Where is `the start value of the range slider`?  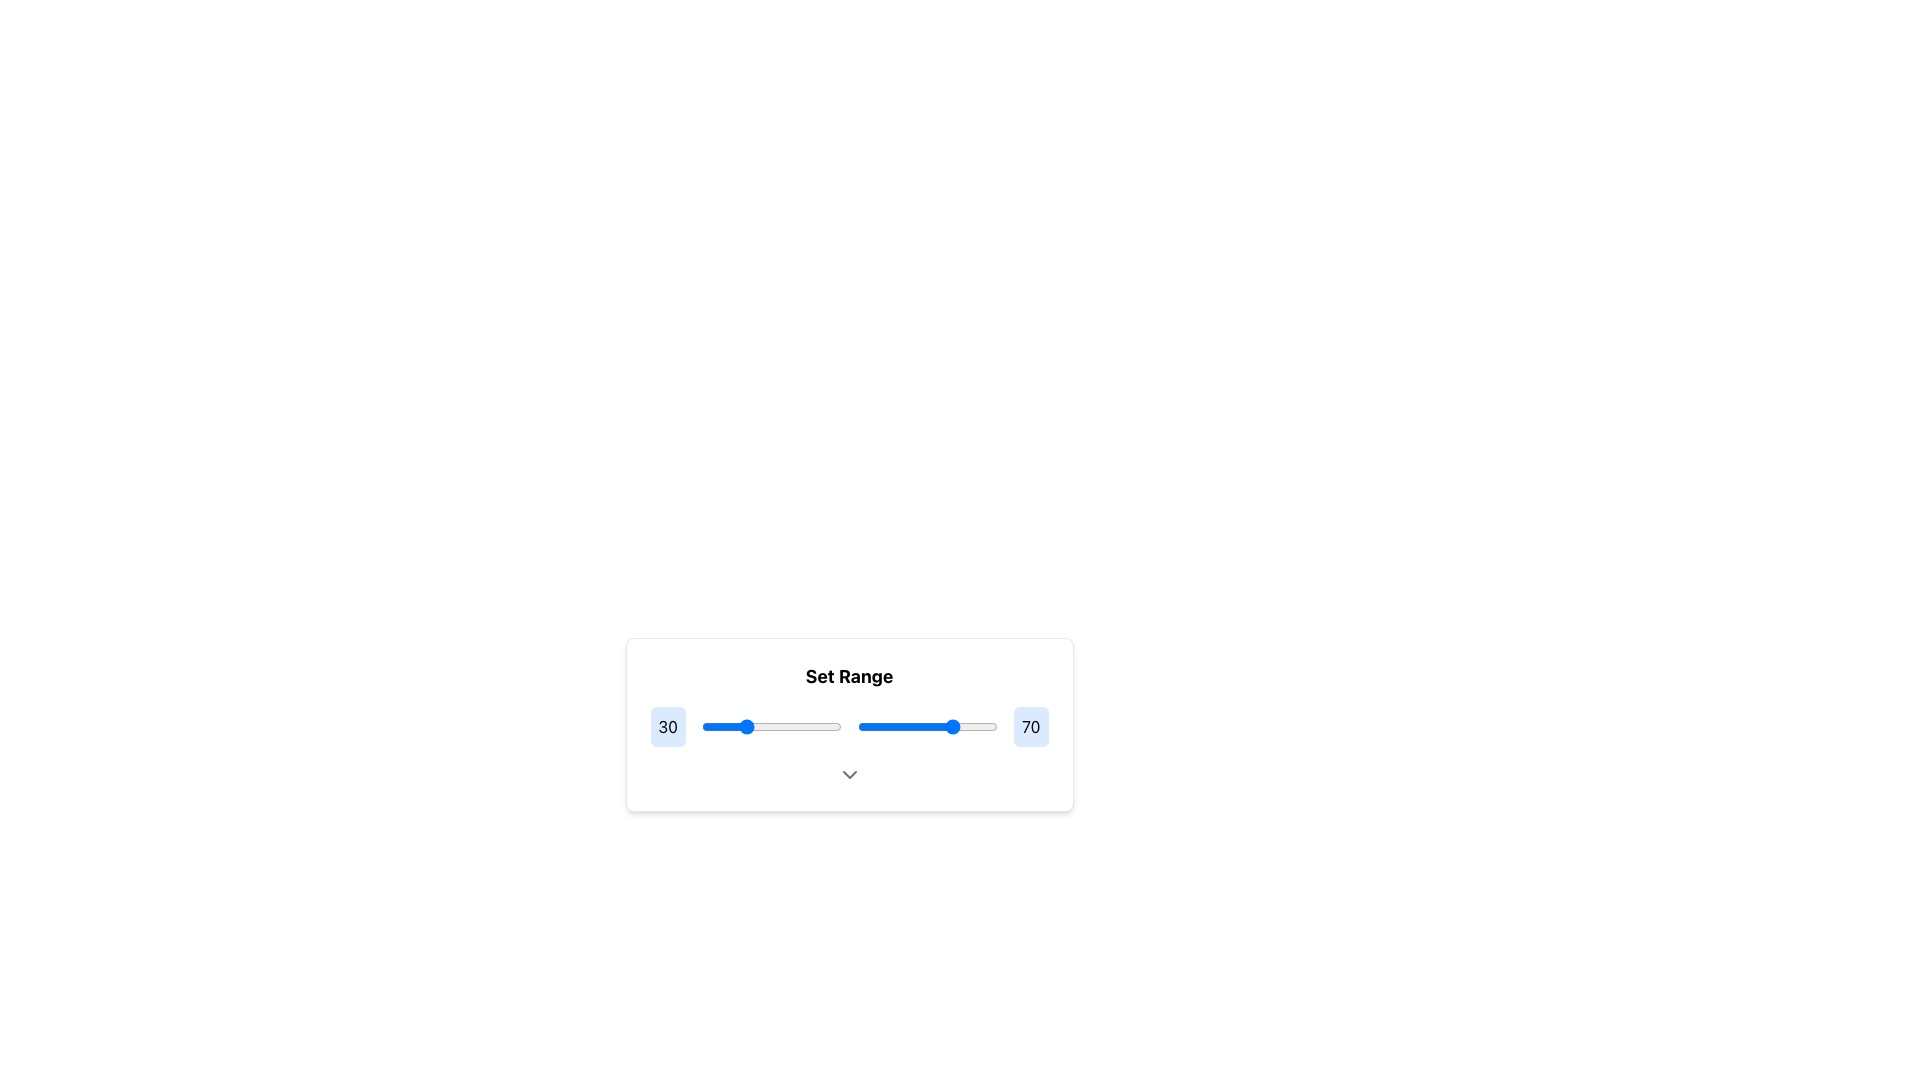
the start value of the range slider is located at coordinates (715, 726).